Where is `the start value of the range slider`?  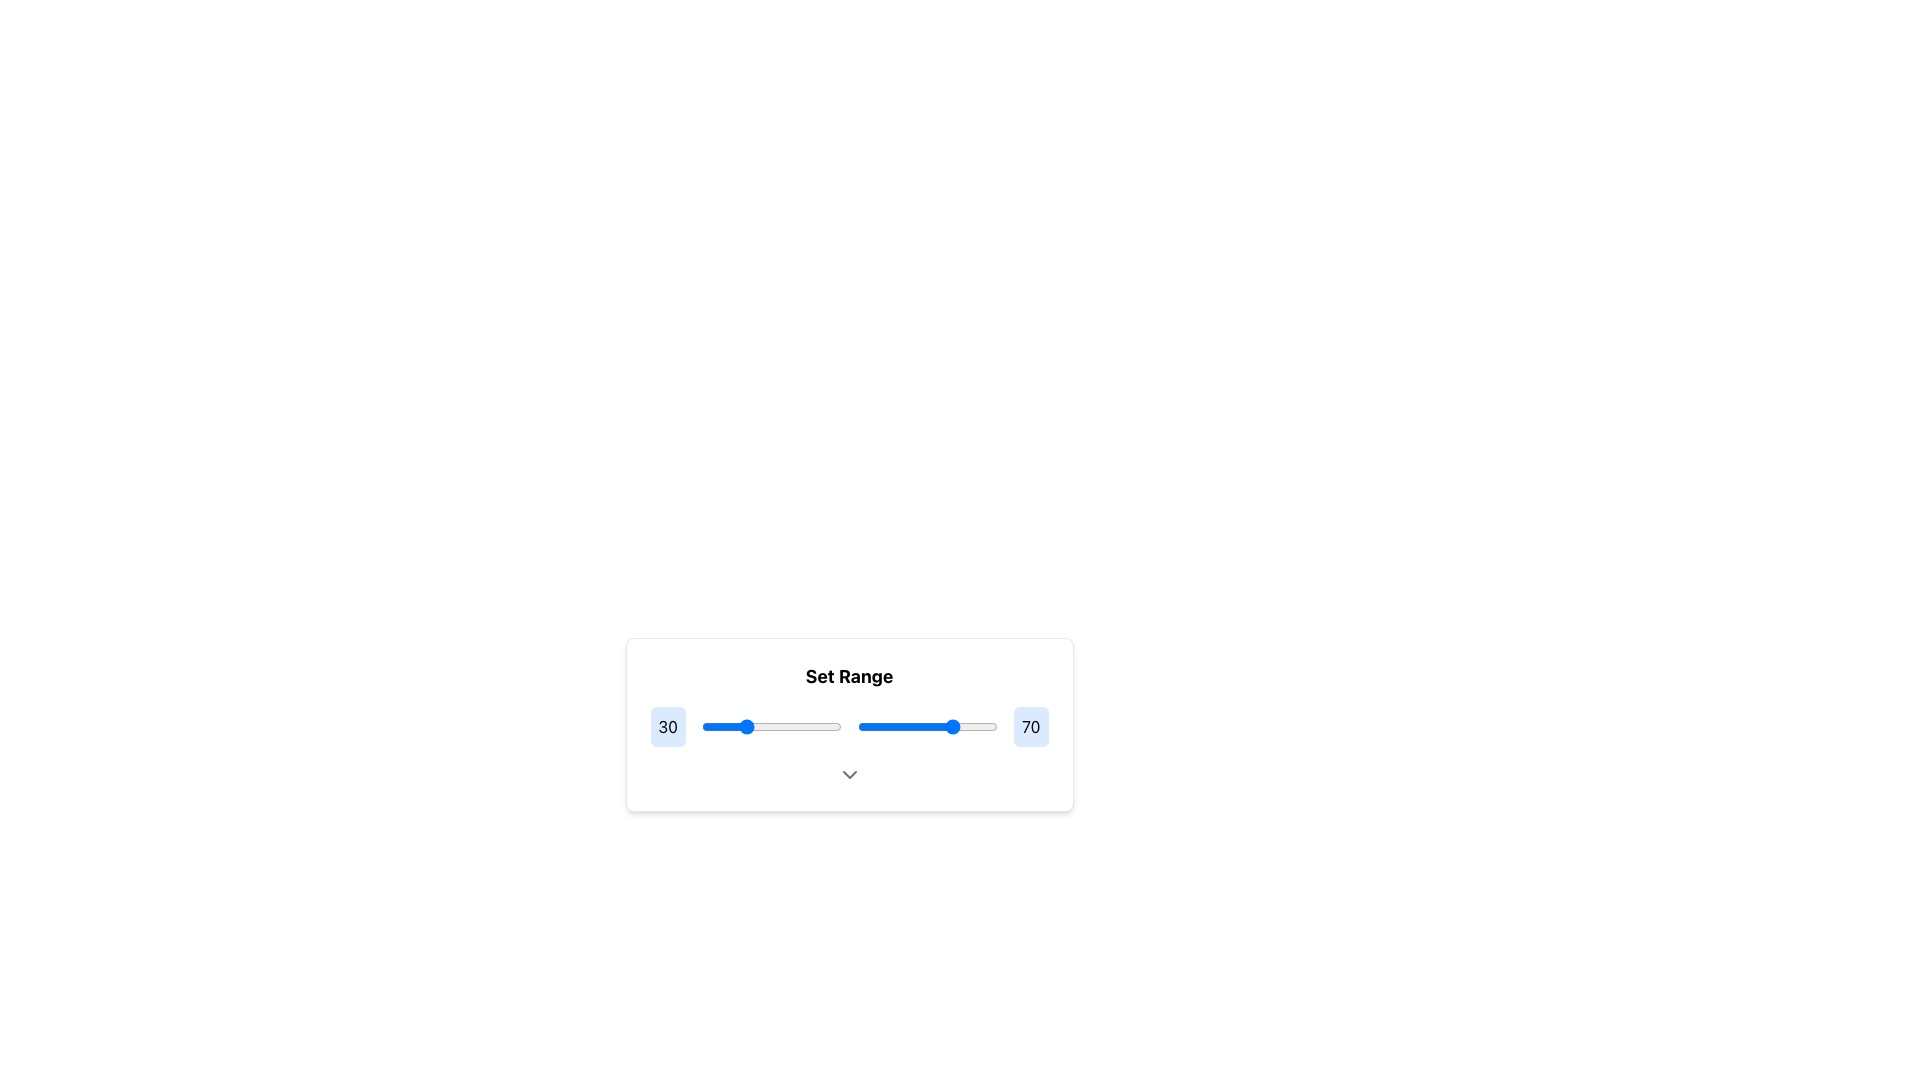
the start value of the range slider is located at coordinates (715, 726).